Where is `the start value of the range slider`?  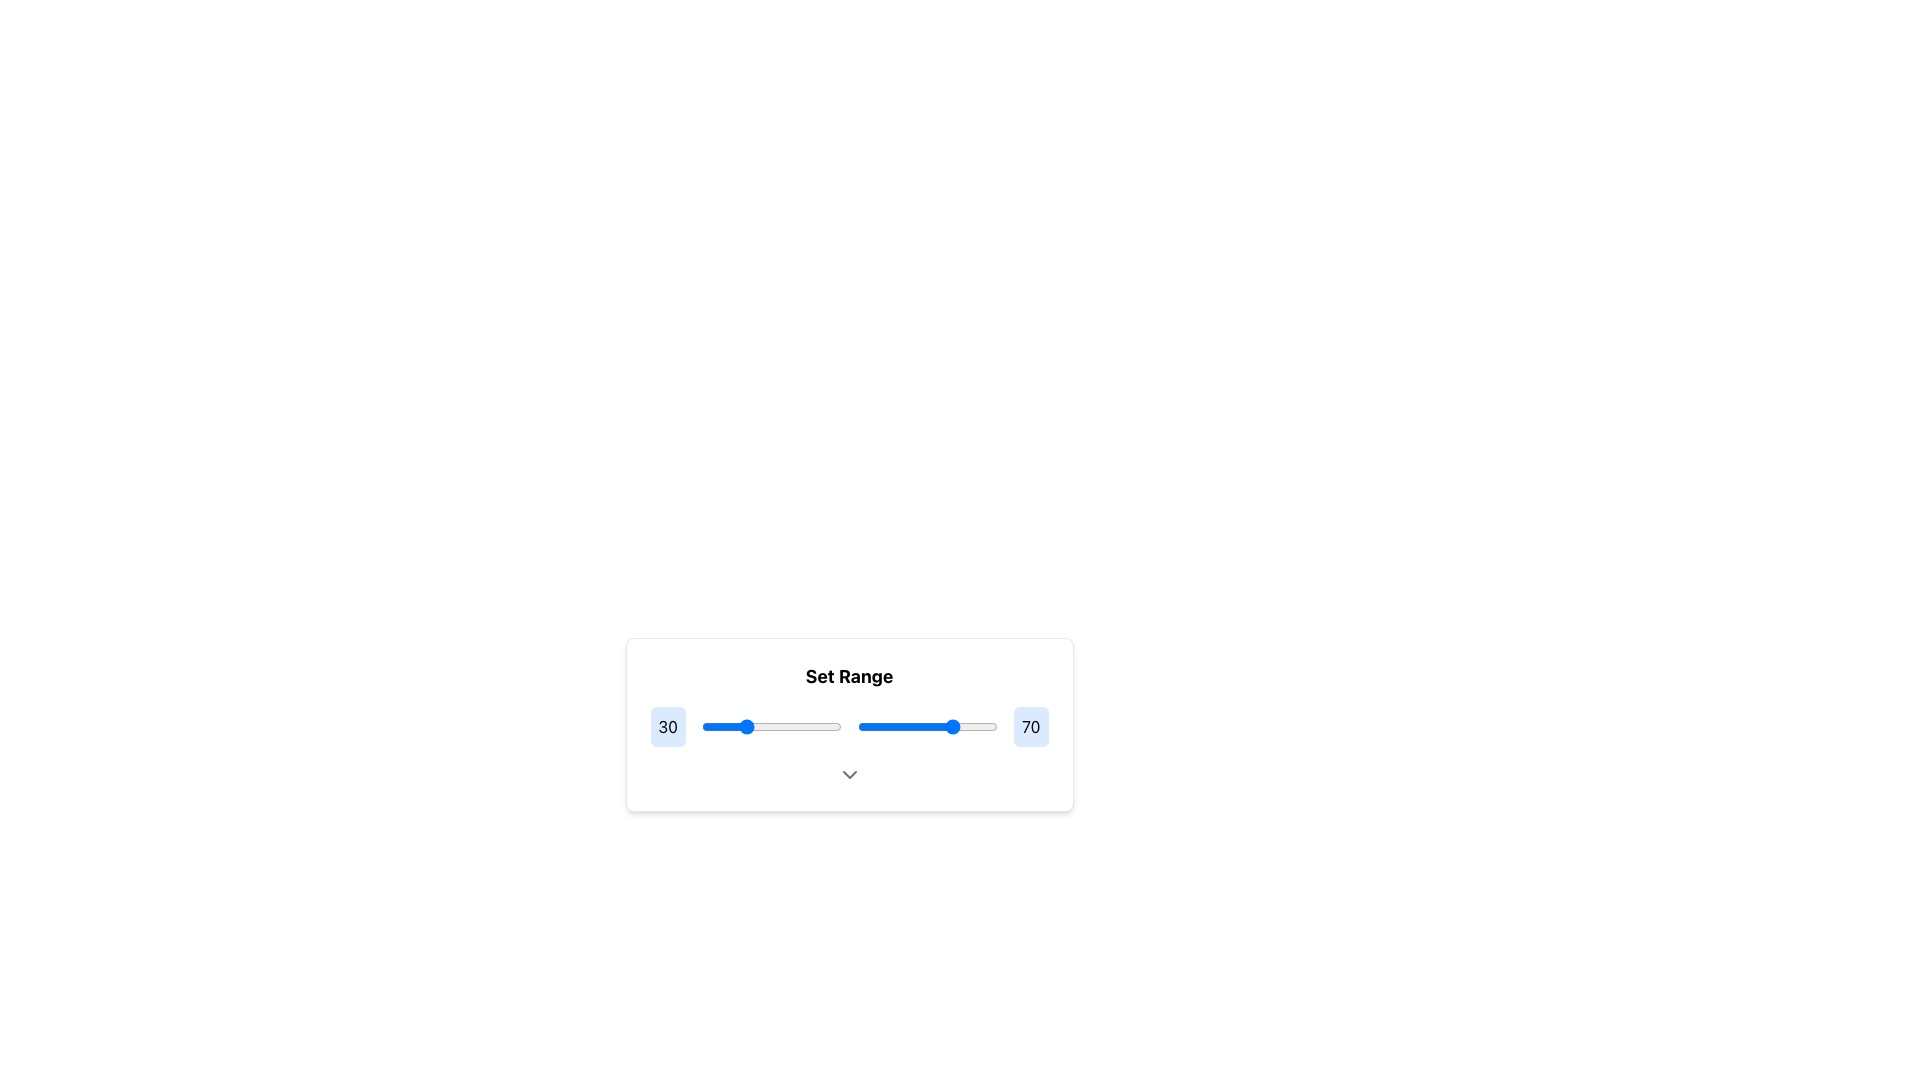
the start value of the range slider is located at coordinates (715, 726).